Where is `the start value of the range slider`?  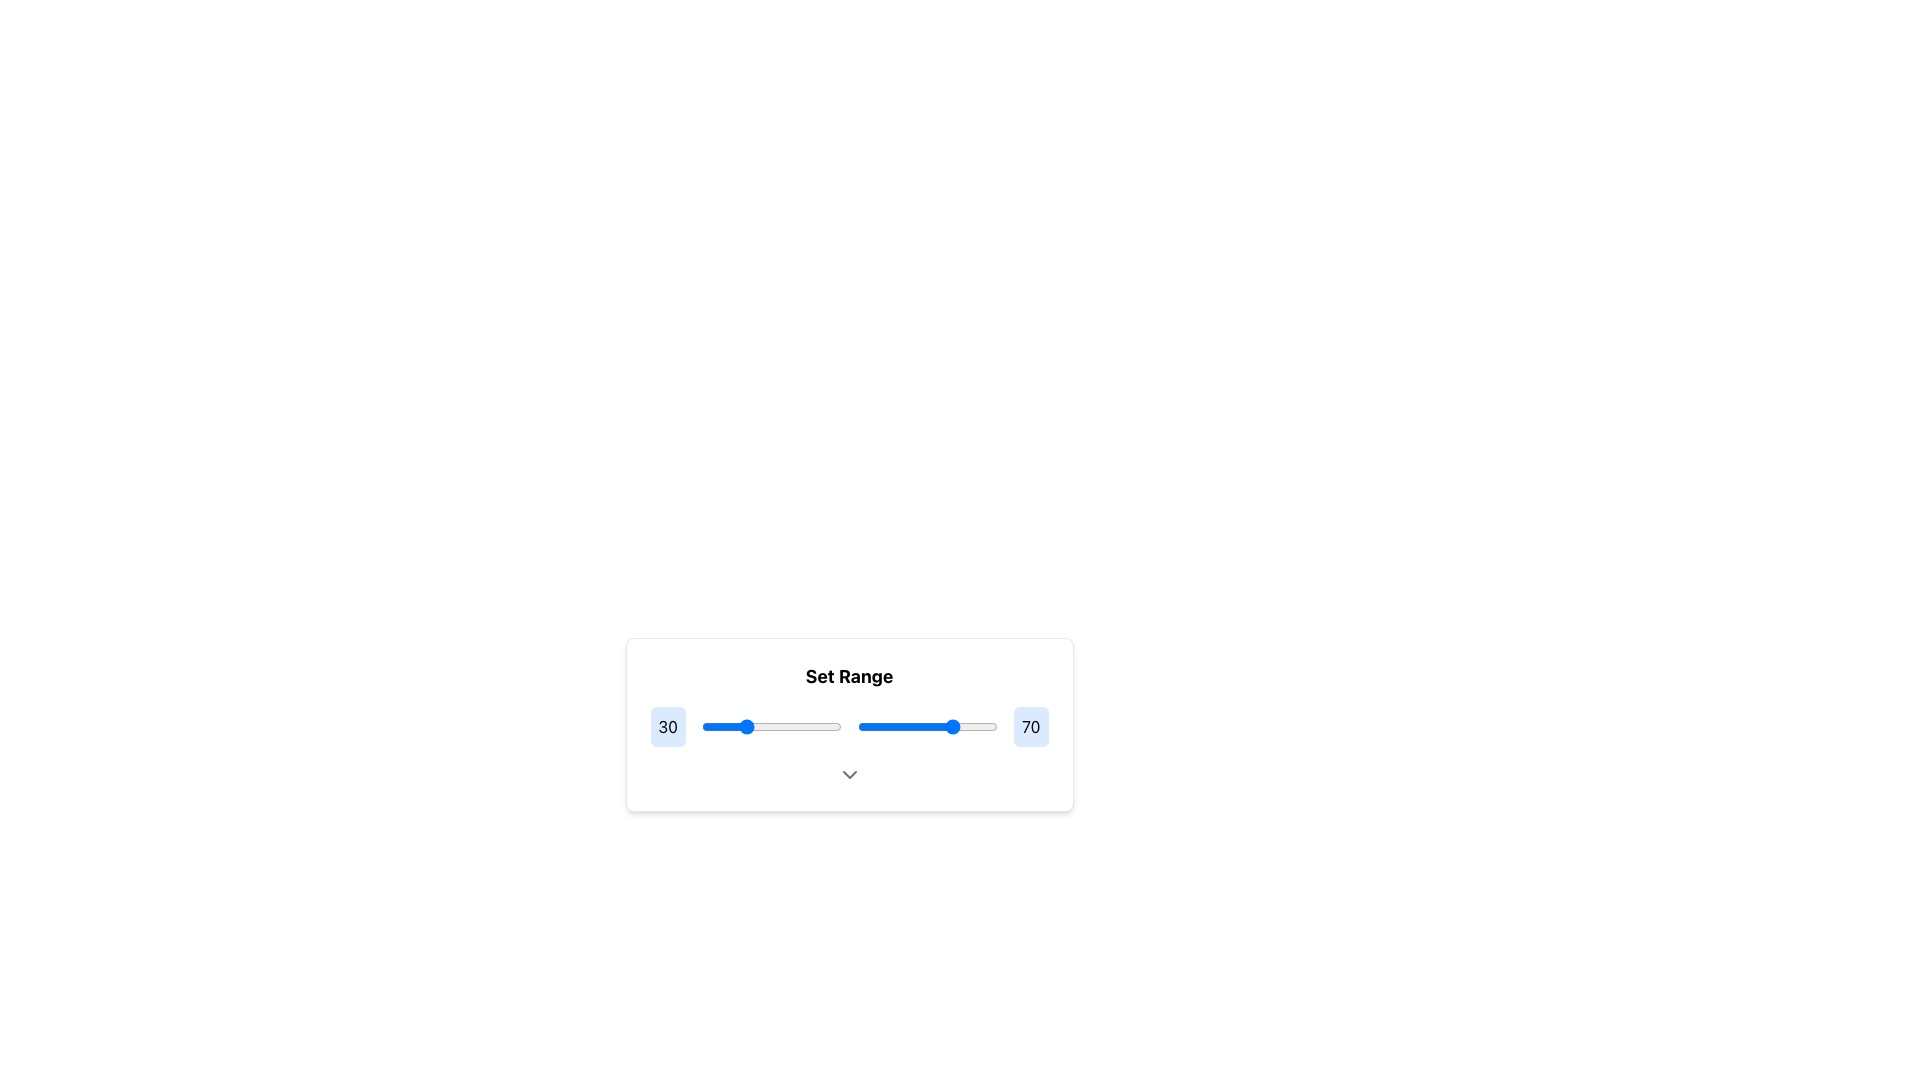
the start value of the range slider is located at coordinates (715, 726).